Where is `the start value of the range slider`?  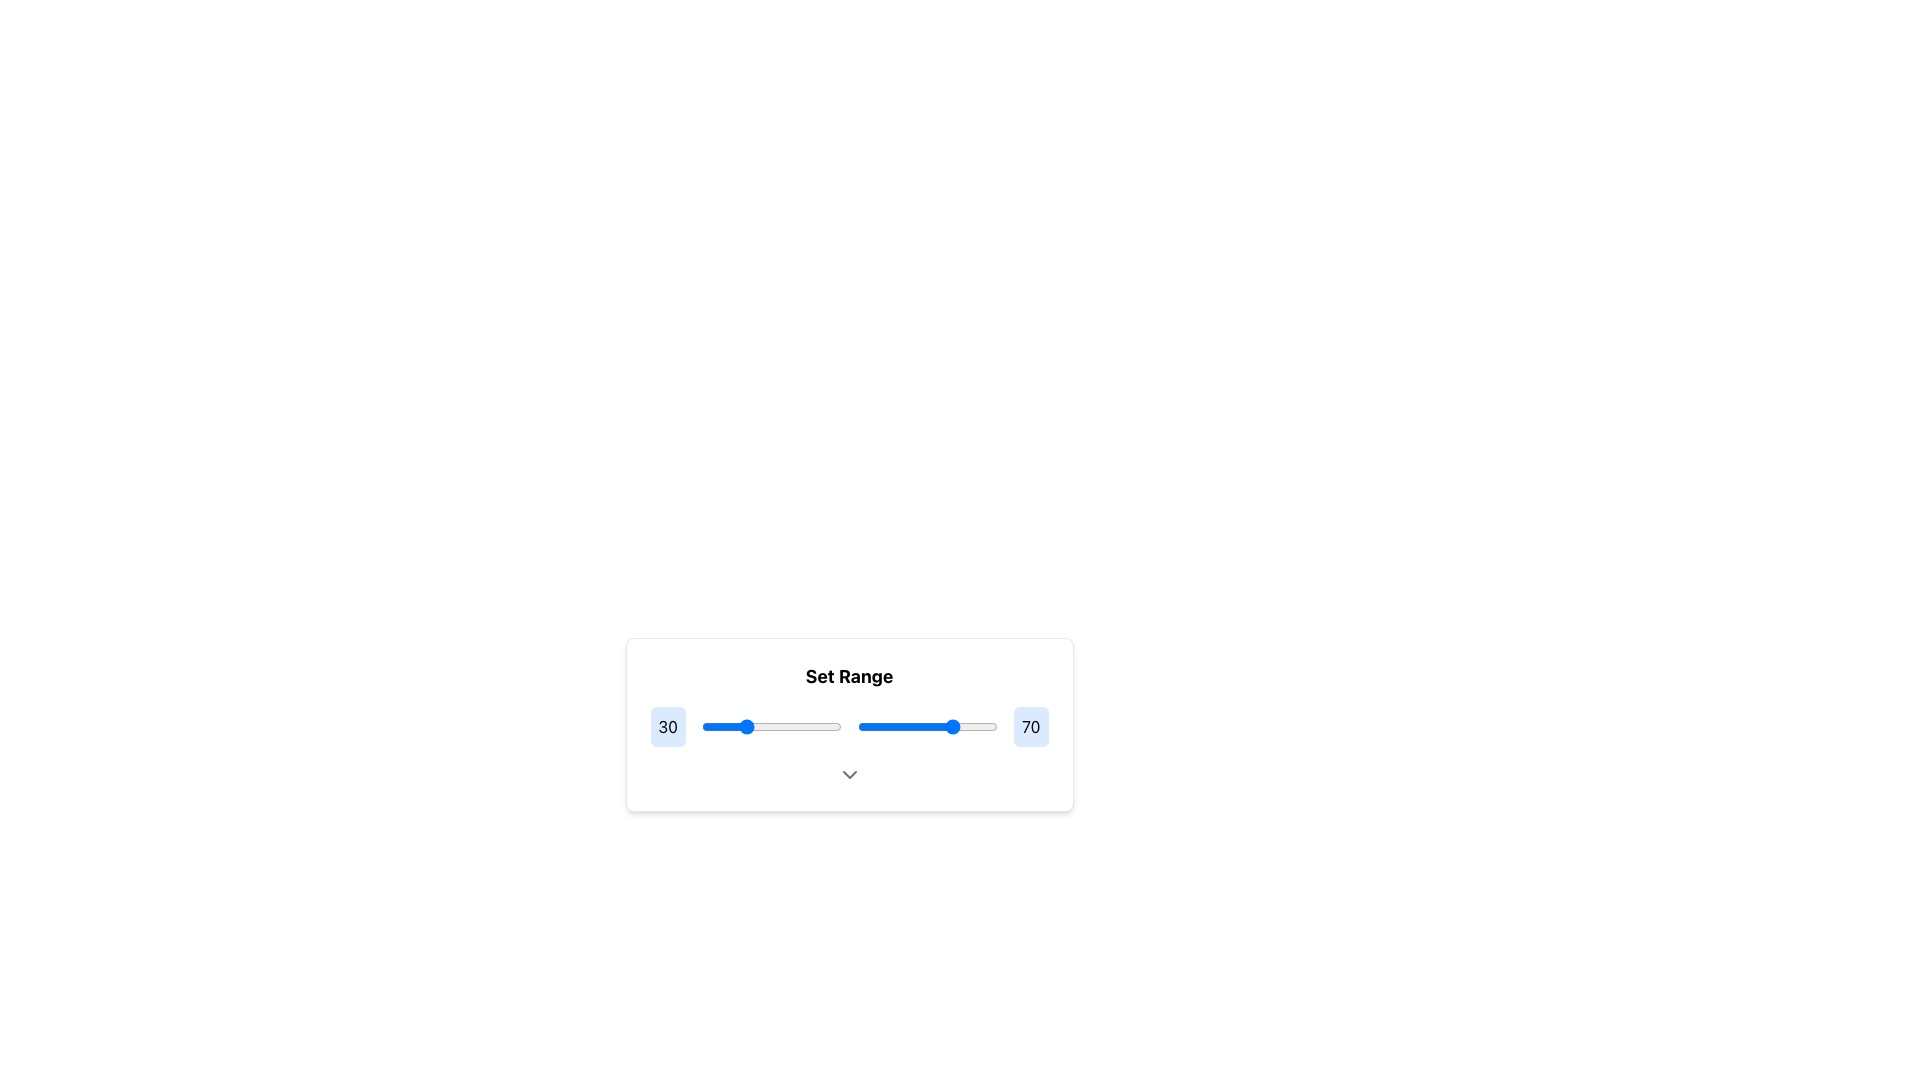
the start value of the range slider is located at coordinates (715, 726).